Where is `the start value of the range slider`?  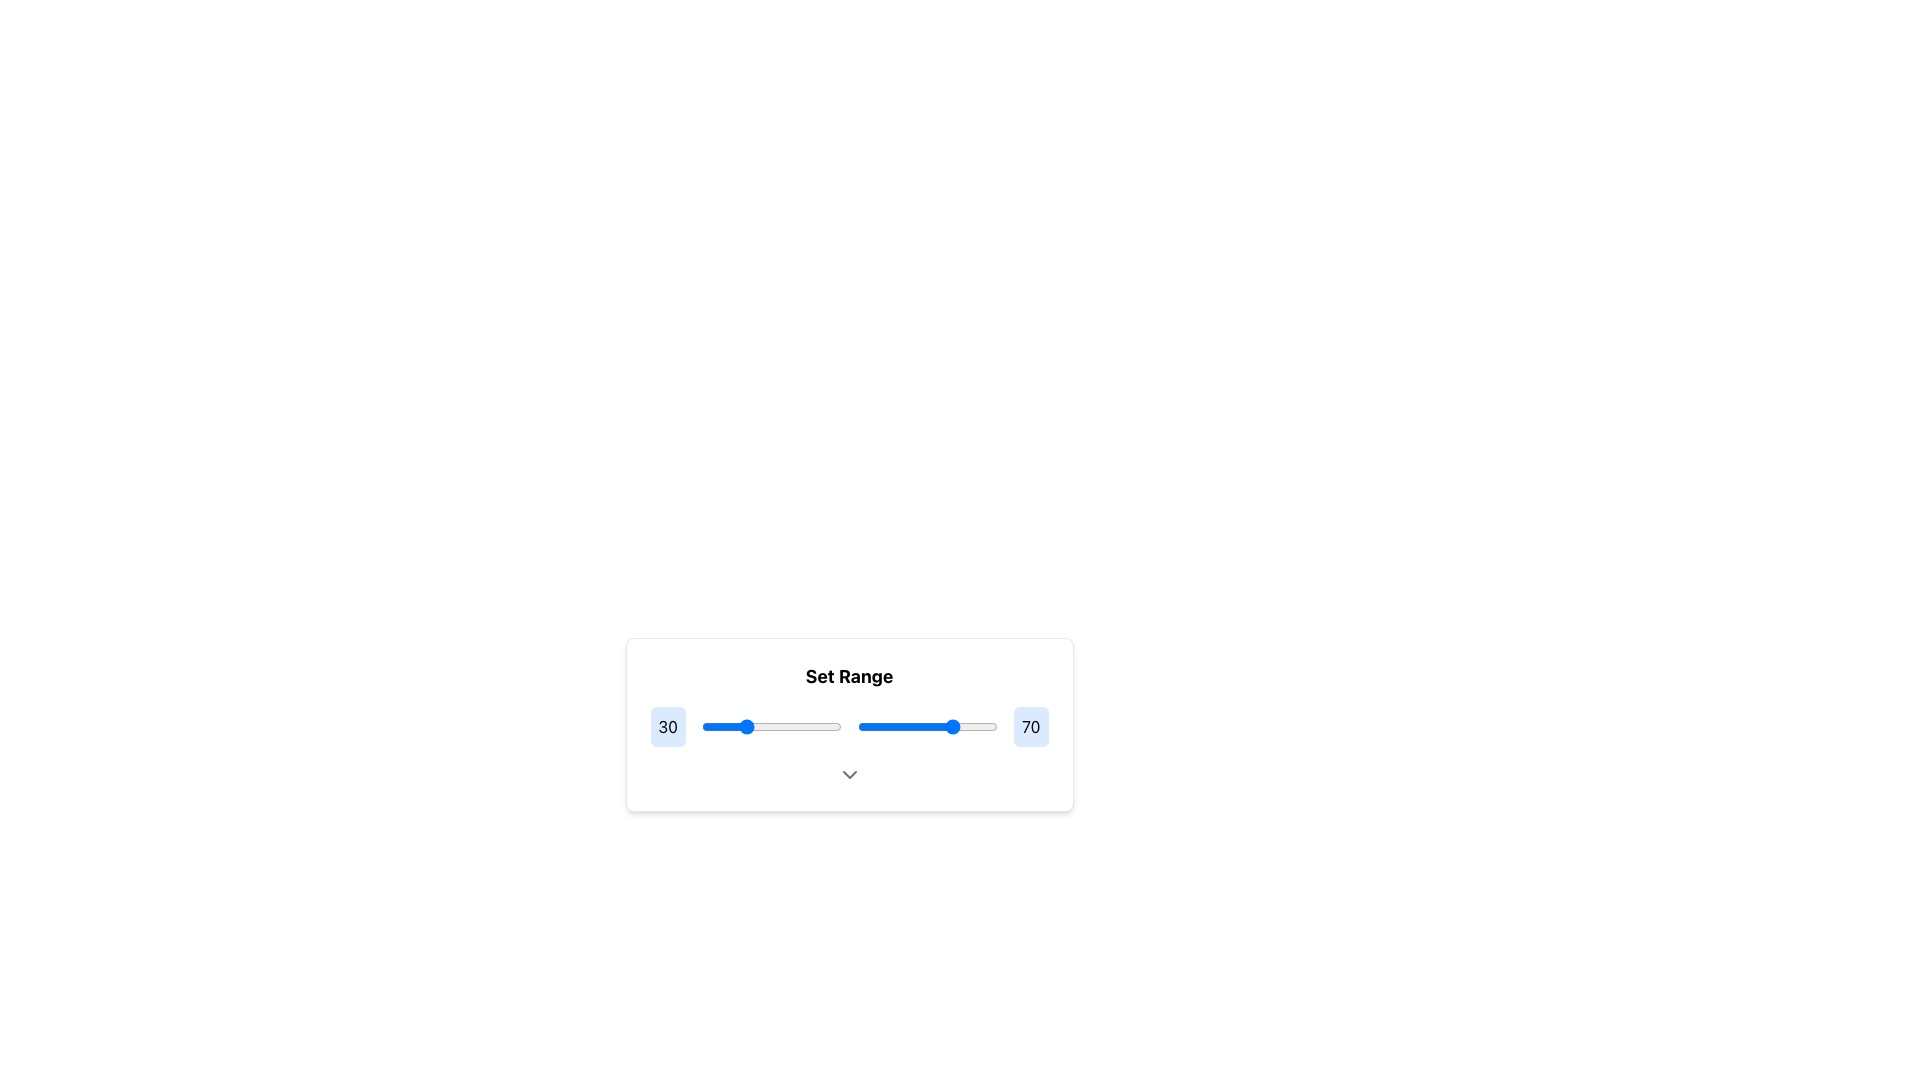
the start value of the range slider is located at coordinates (715, 726).